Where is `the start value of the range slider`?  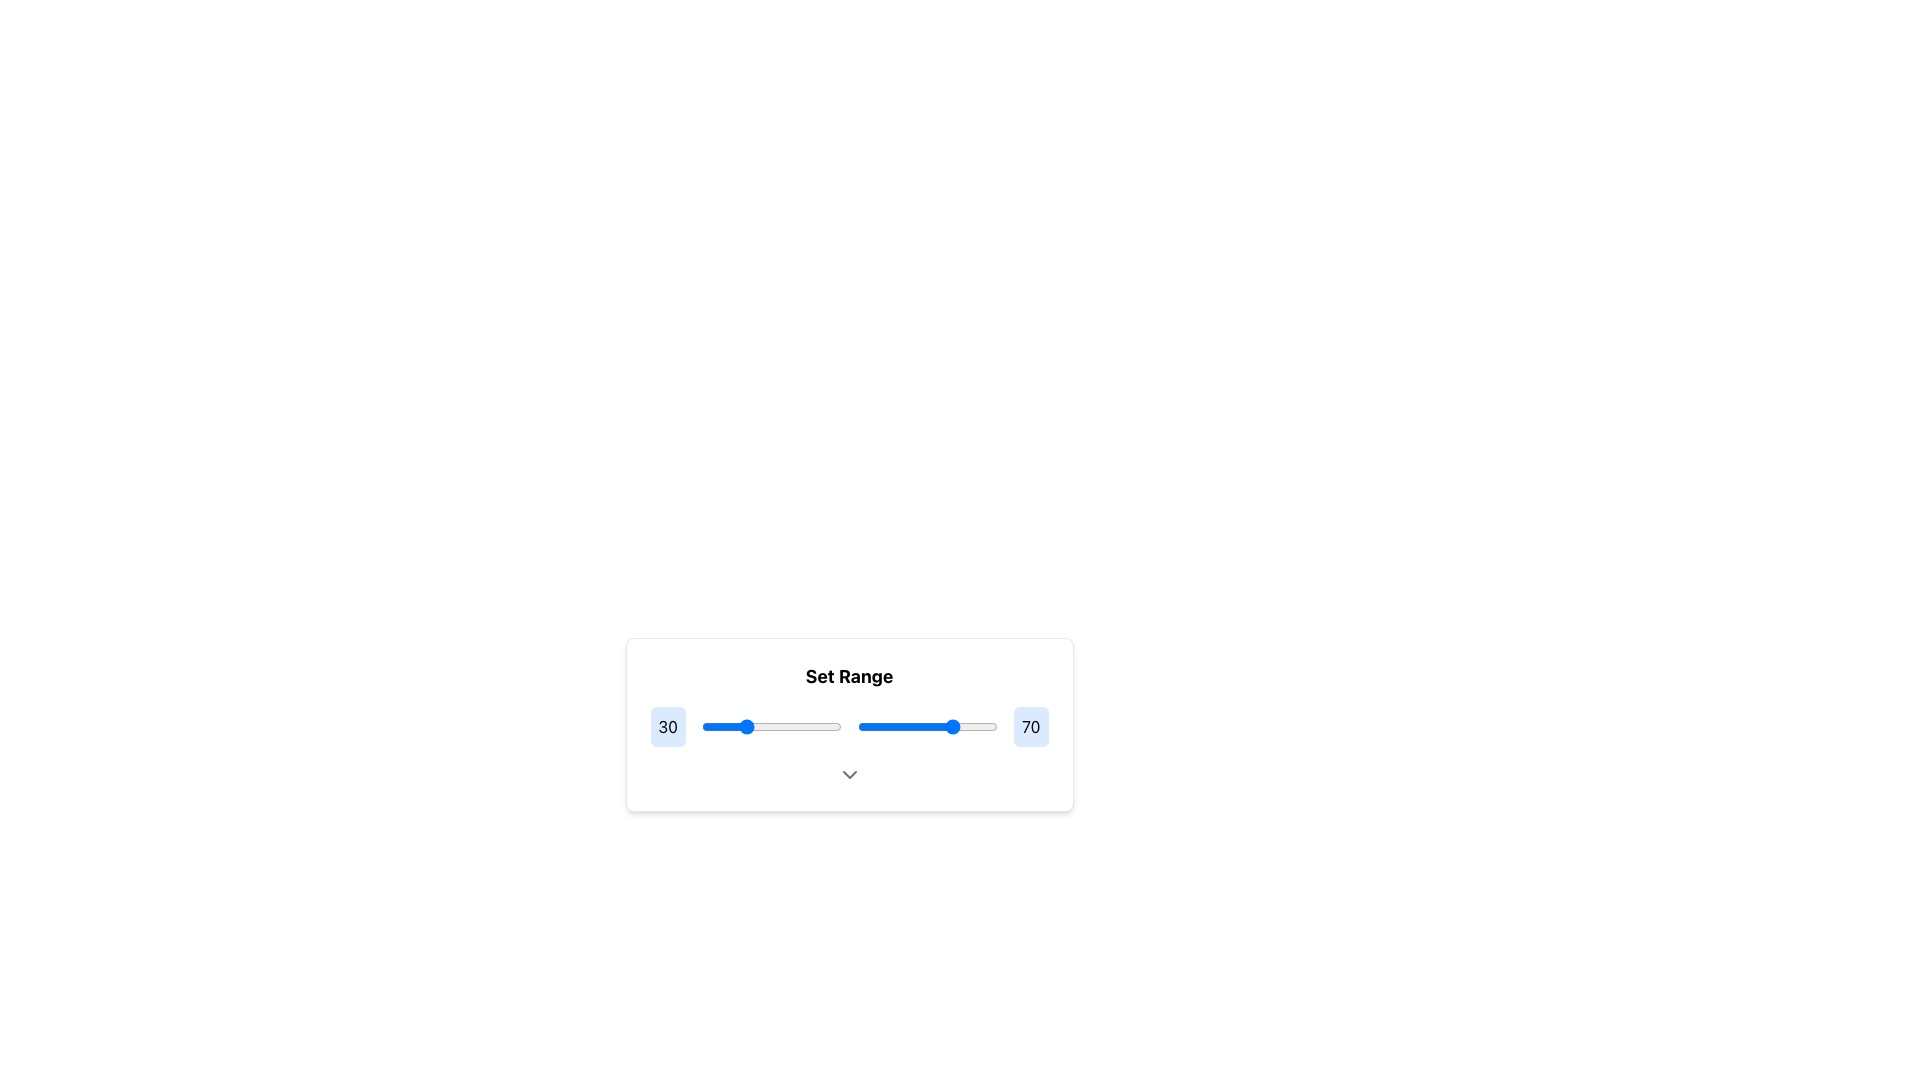
the start value of the range slider is located at coordinates (715, 726).